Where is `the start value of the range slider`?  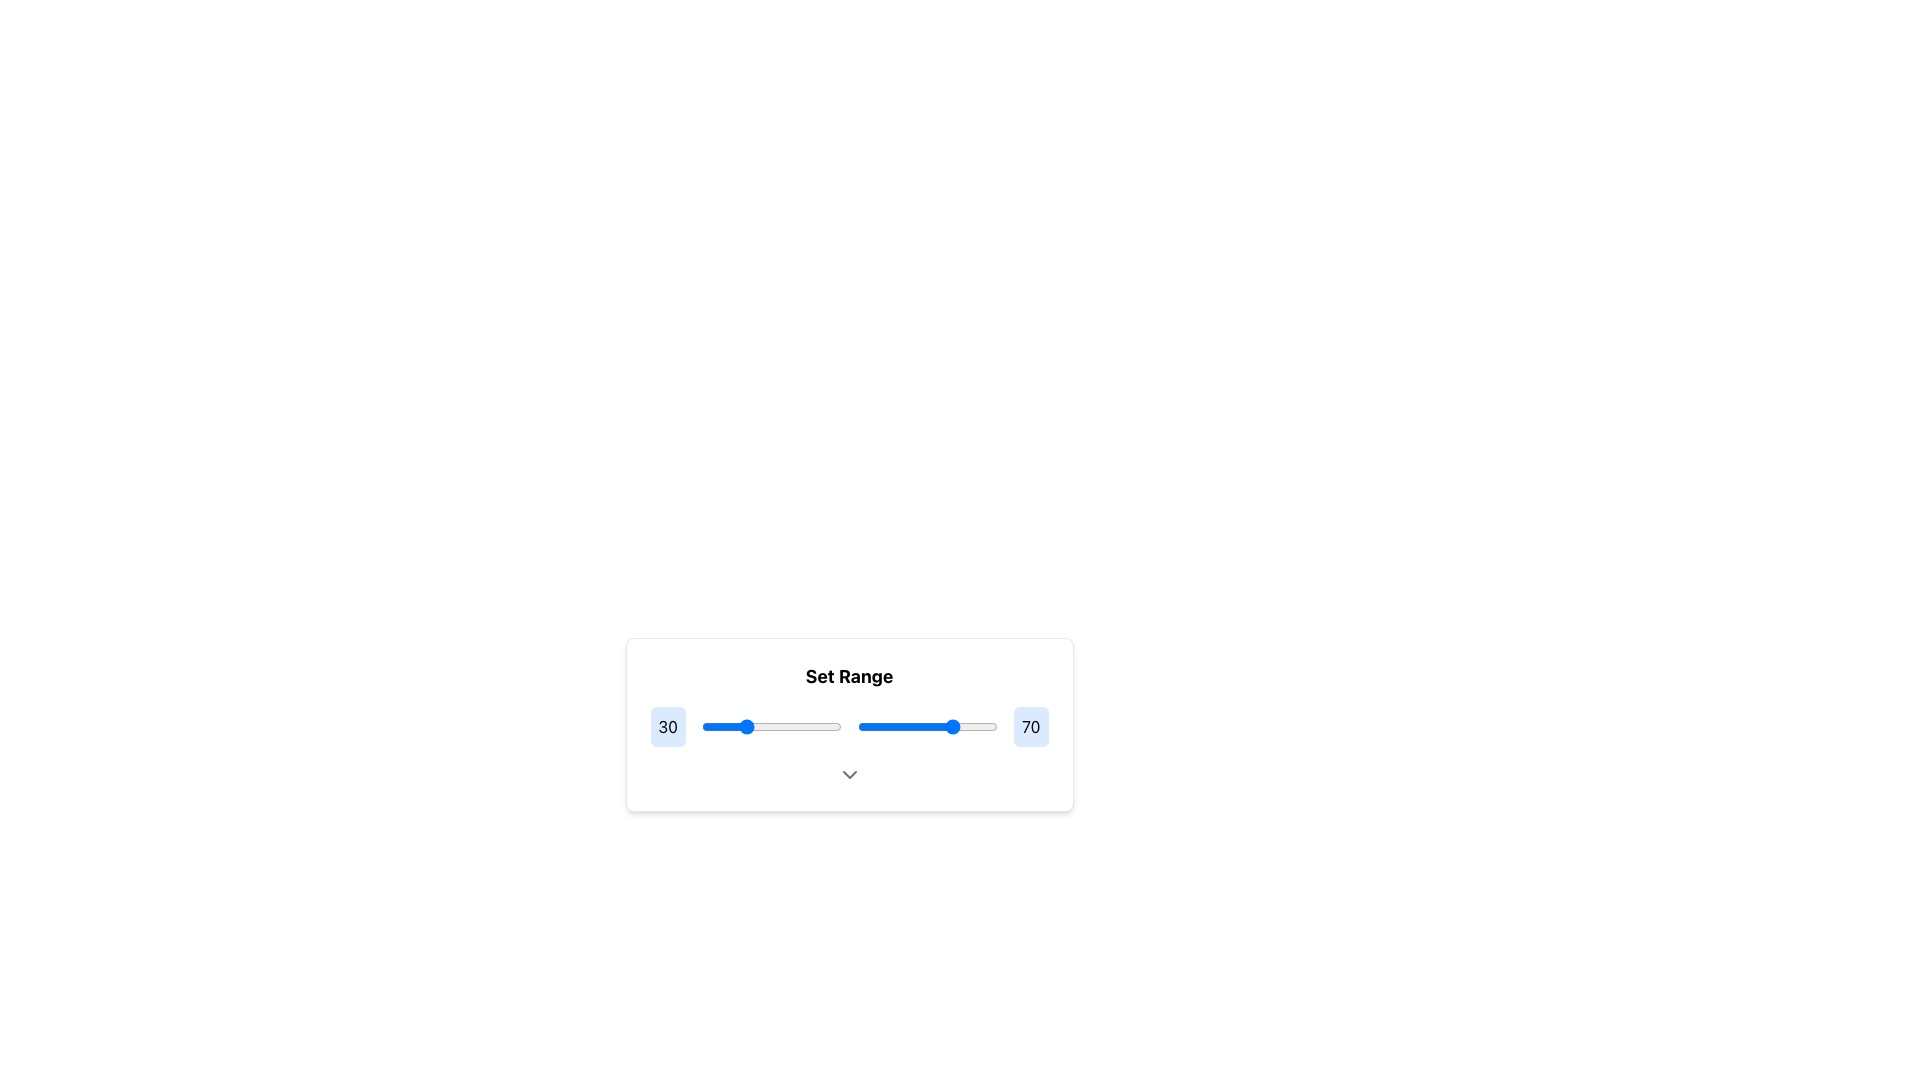
the start value of the range slider is located at coordinates (715, 726).